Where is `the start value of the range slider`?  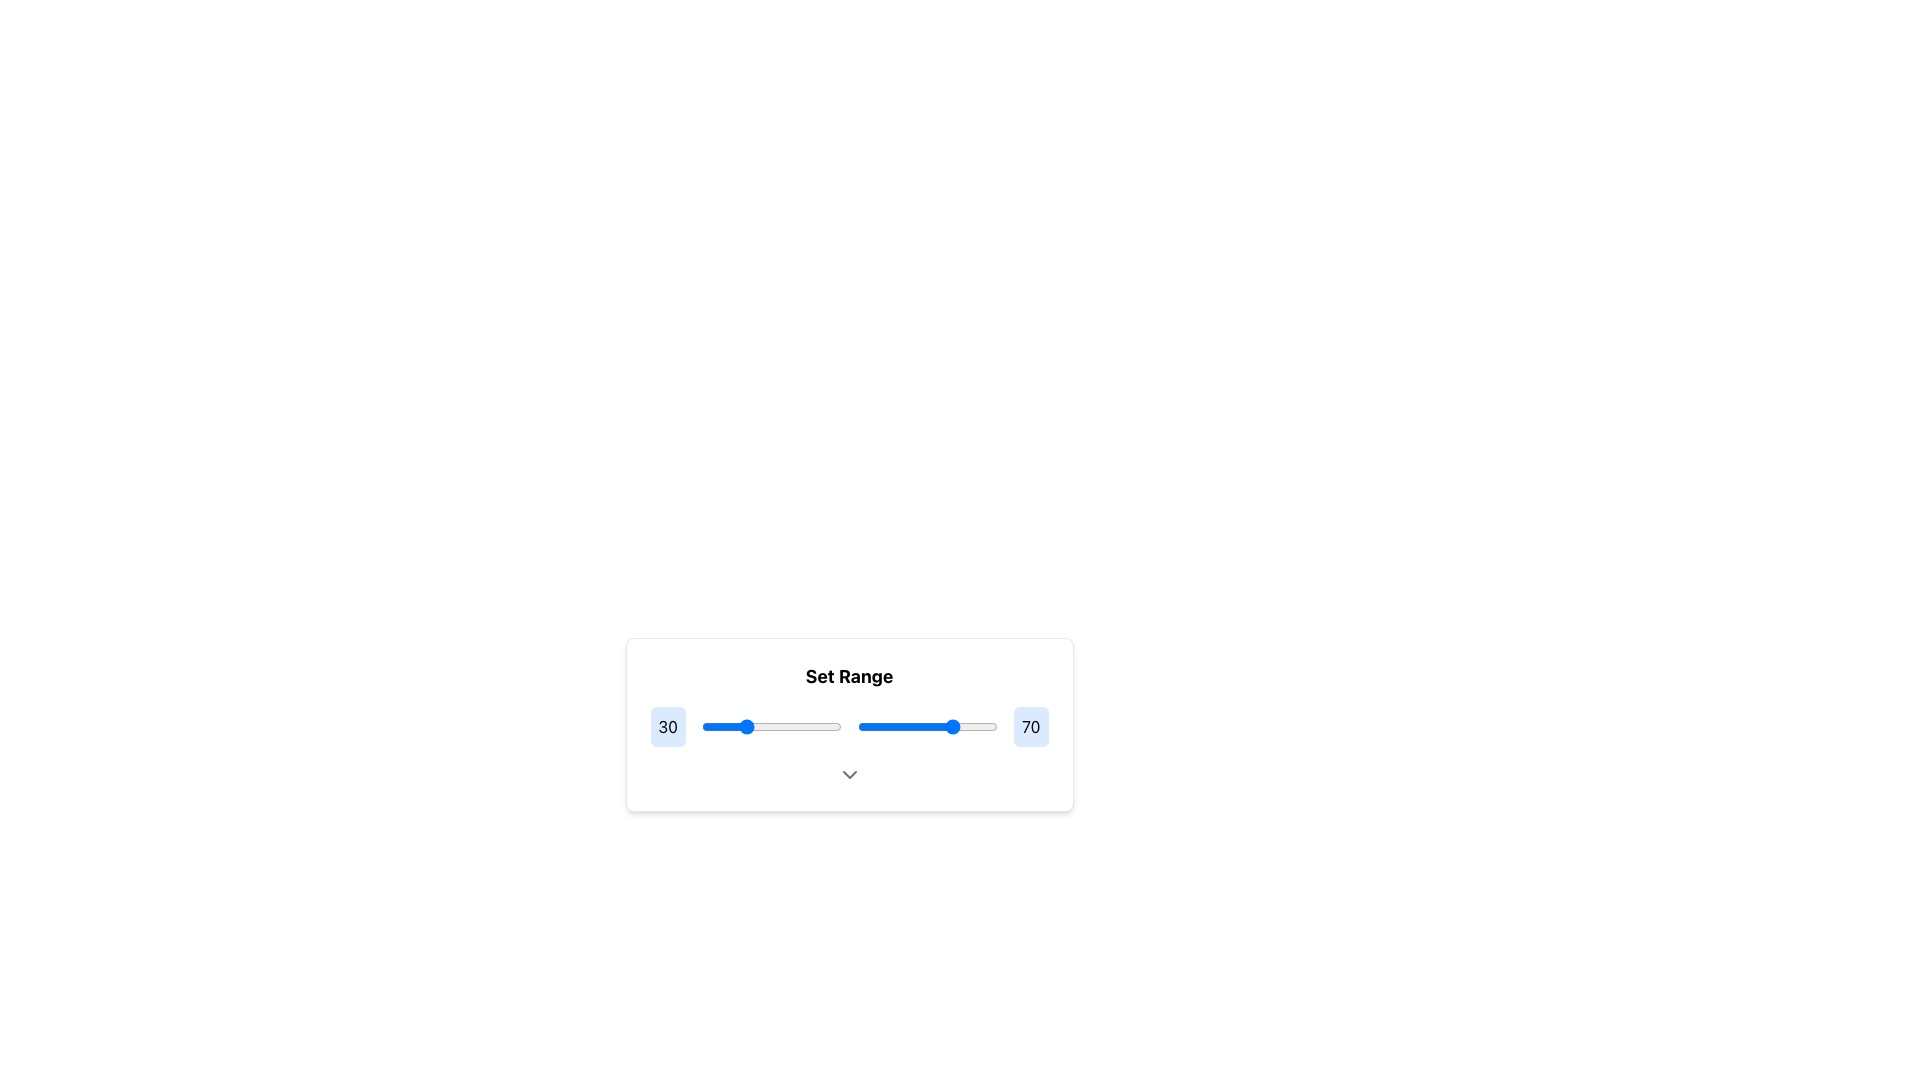
the start value of the range slider is located at coordinates (715, 726).